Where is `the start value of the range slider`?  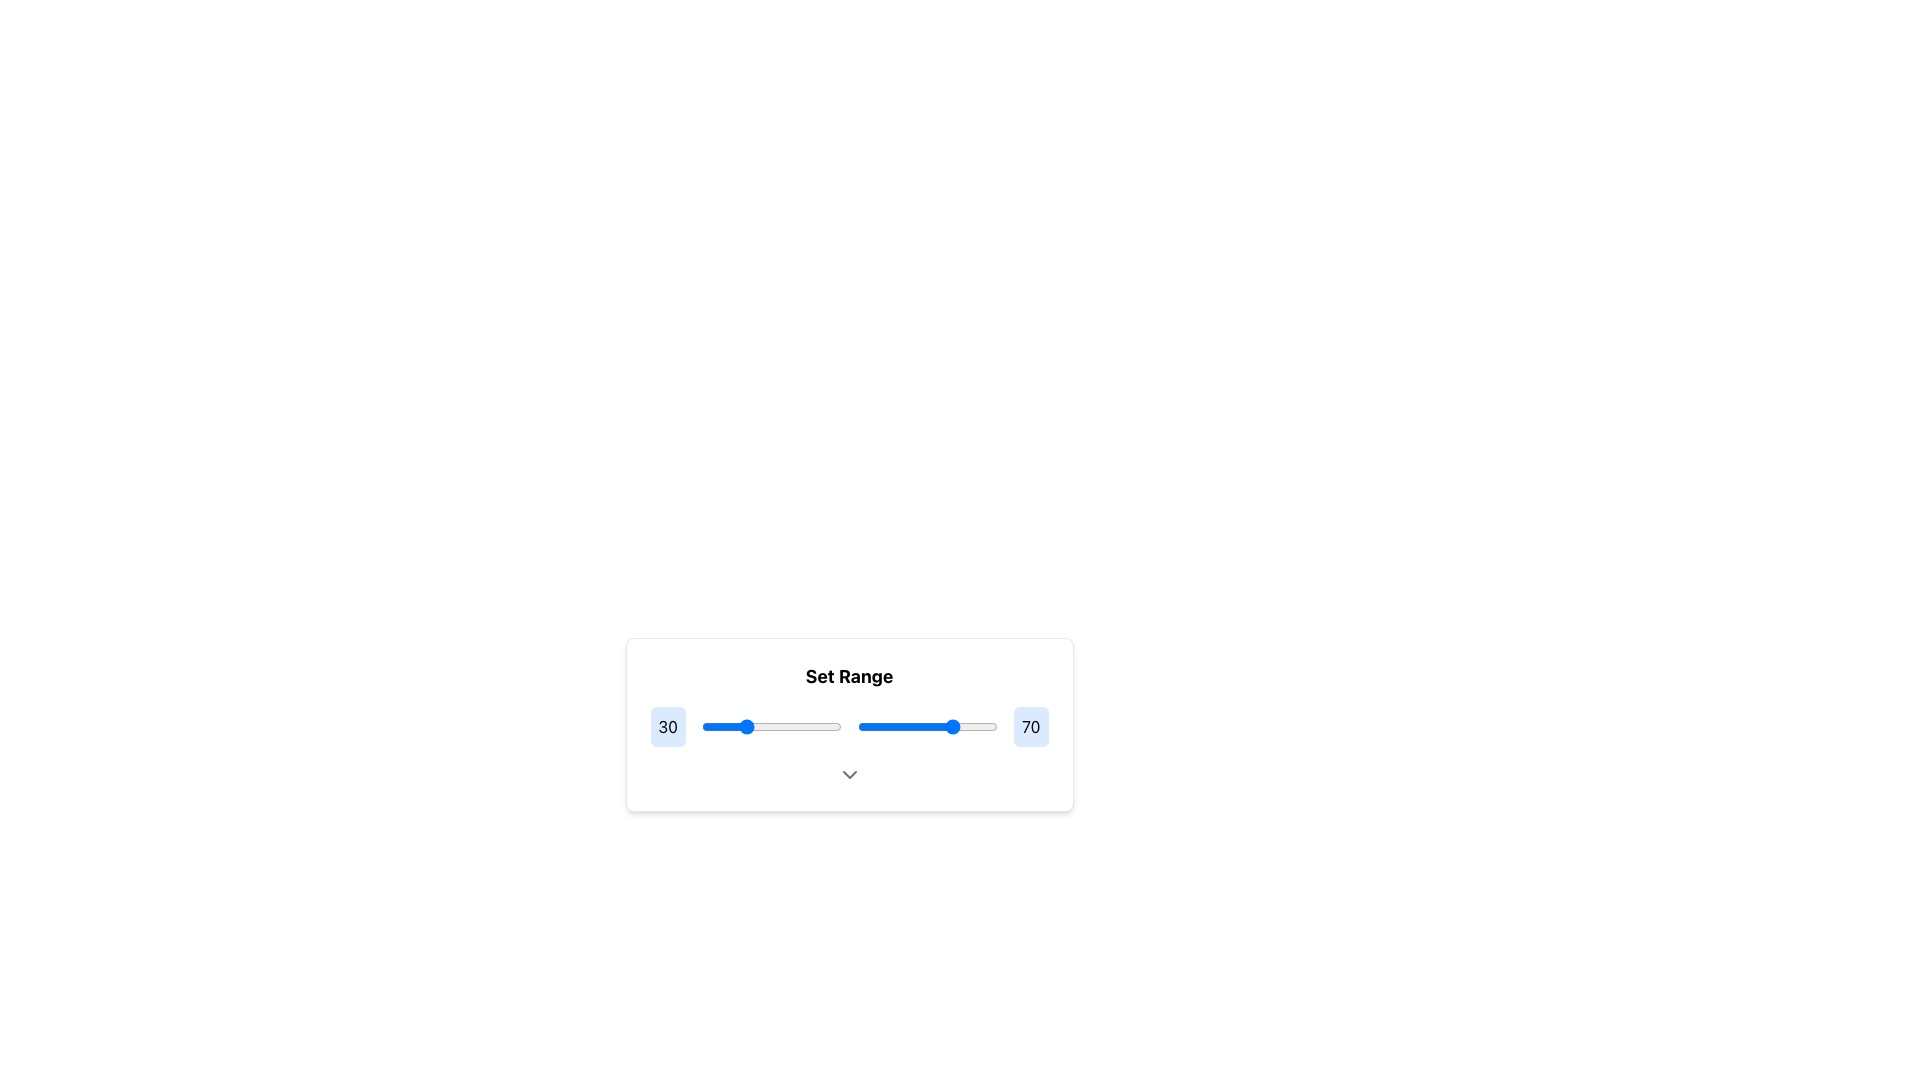
the start value of the range slider is located at coordinates (715, 726).